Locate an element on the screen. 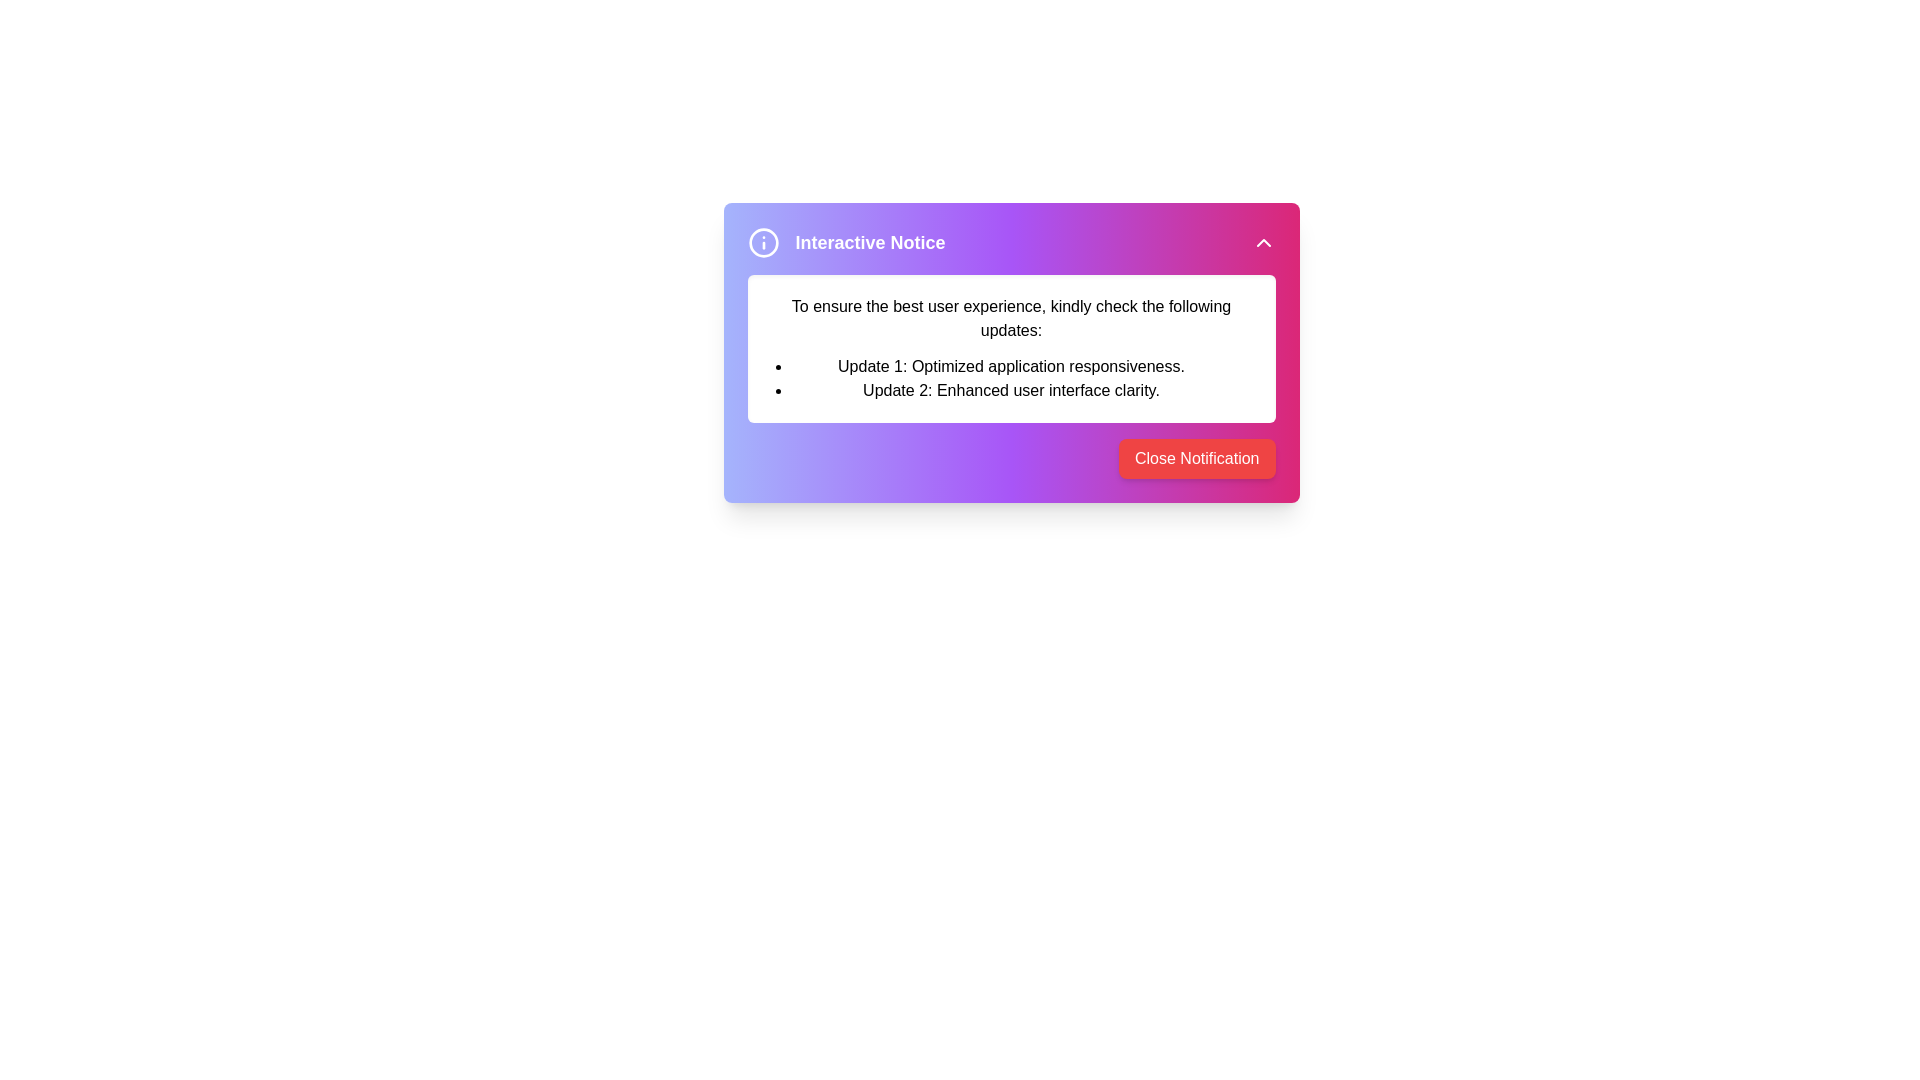 The image size is (1920, 1080). the text within the alert details is located at coordinates (1011, 347).